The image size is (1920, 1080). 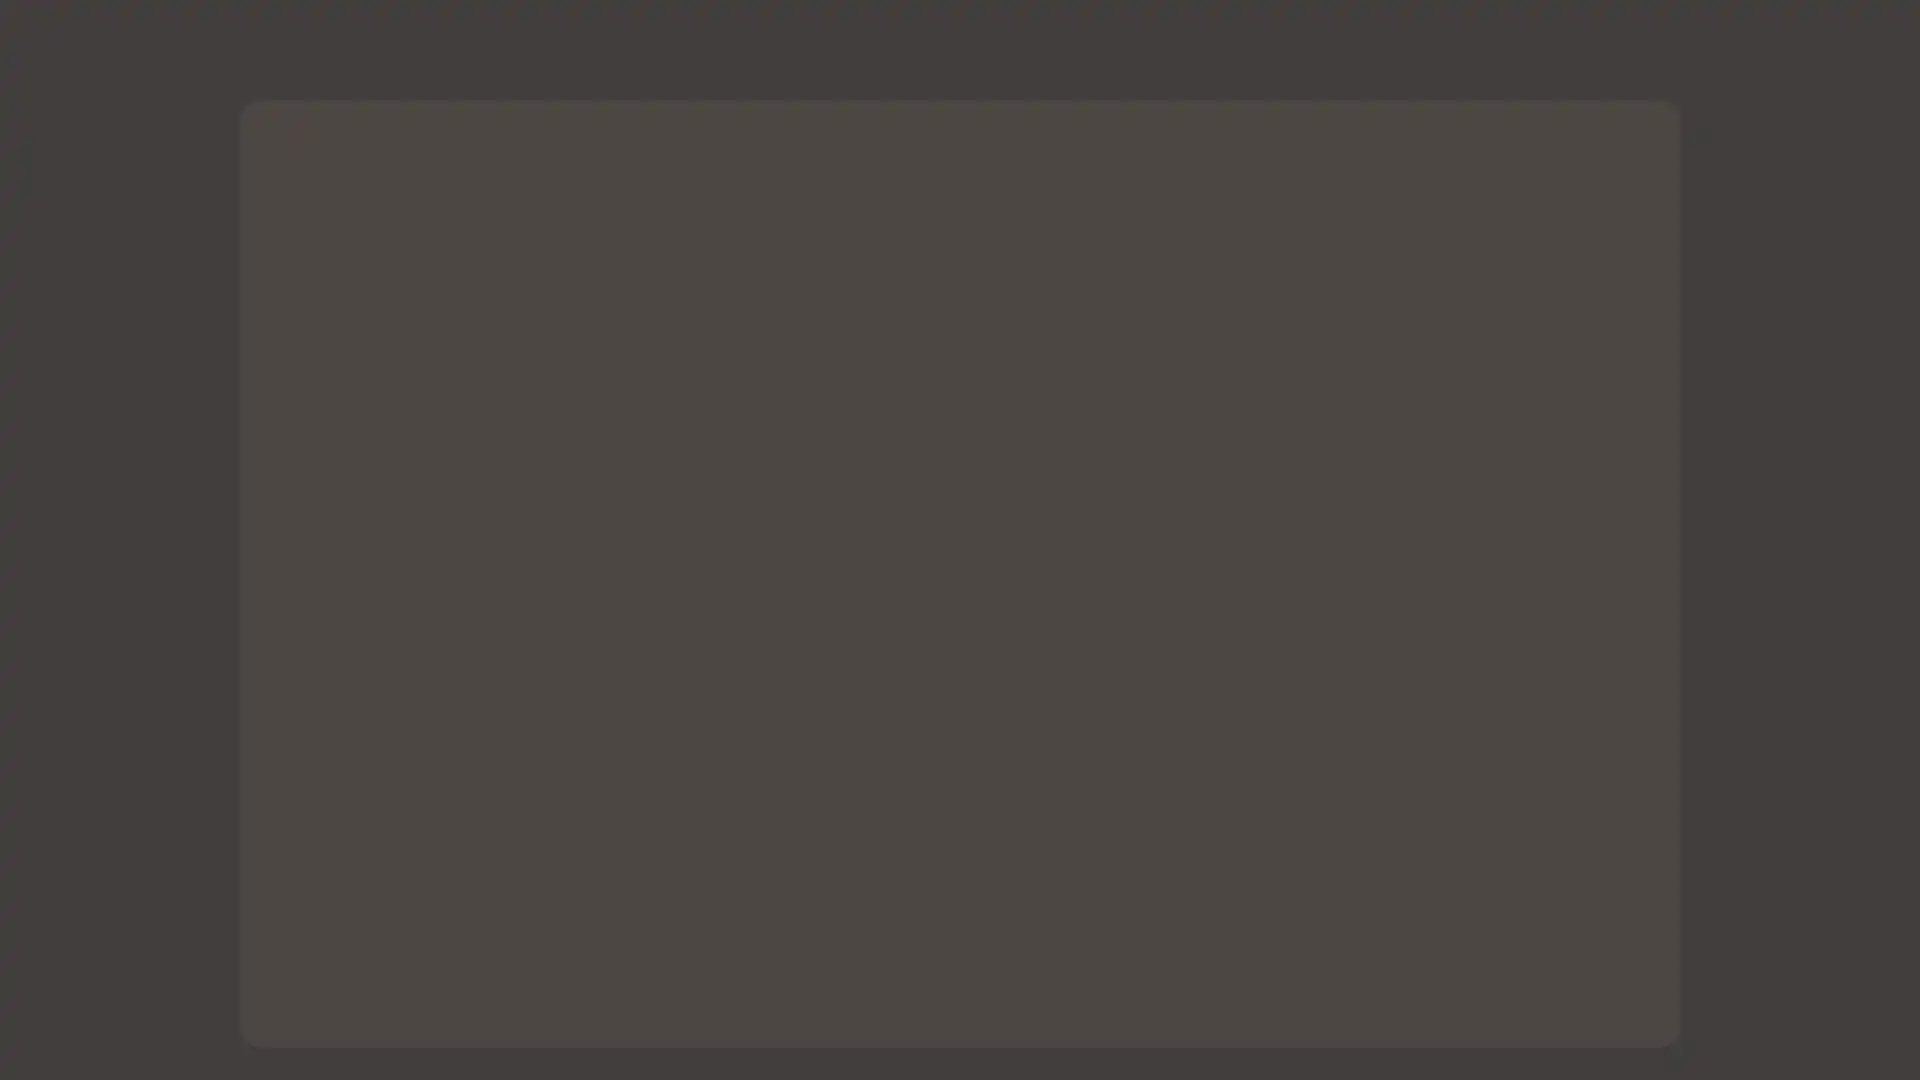 What do you see at coordinates (1009, 941) in the screenshot?
I see `Merit` at bounding box center [1009, 941].